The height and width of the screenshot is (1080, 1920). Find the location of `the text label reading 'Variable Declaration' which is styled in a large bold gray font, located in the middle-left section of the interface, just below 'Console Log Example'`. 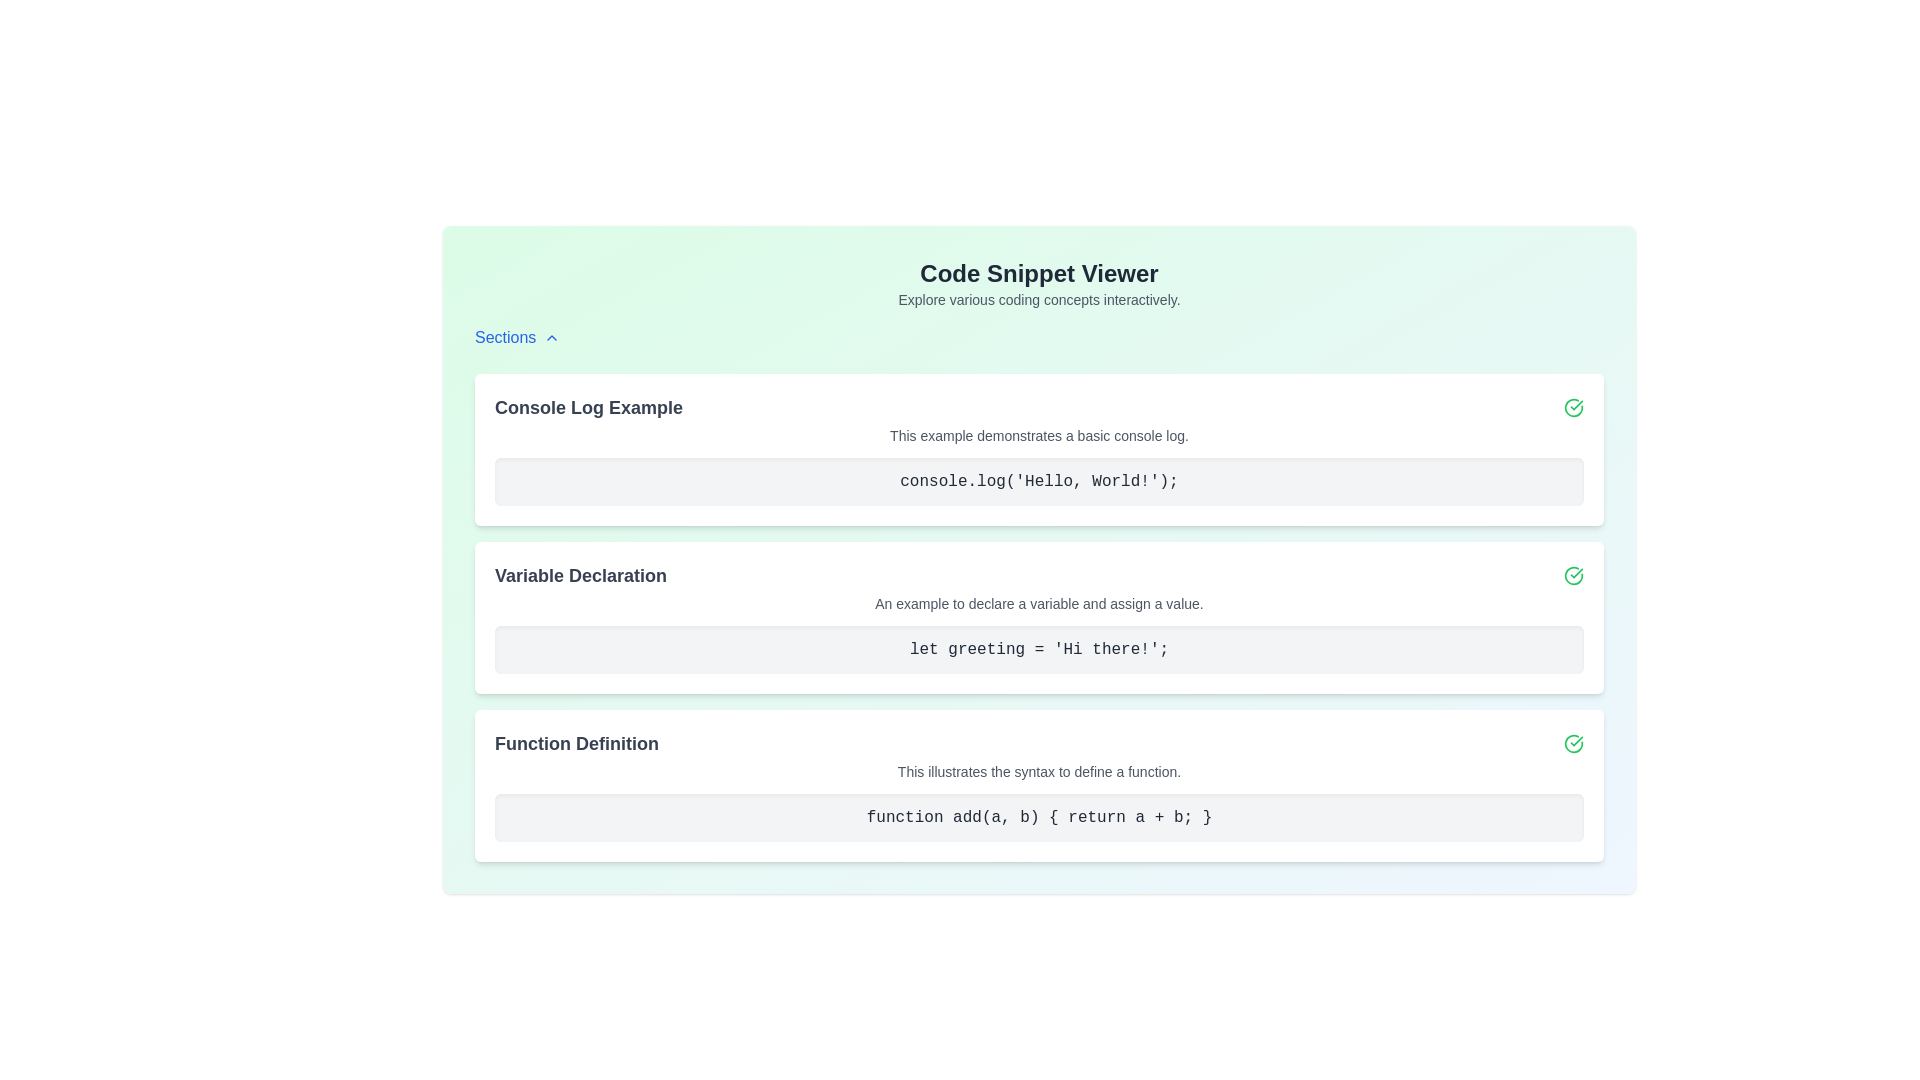

the text label reading 'Variable Declaration' which is styled in a large bold gray font, located in the middle-left section of the interface, just below 'Console Log Example' is located at coordinates (579, 575).